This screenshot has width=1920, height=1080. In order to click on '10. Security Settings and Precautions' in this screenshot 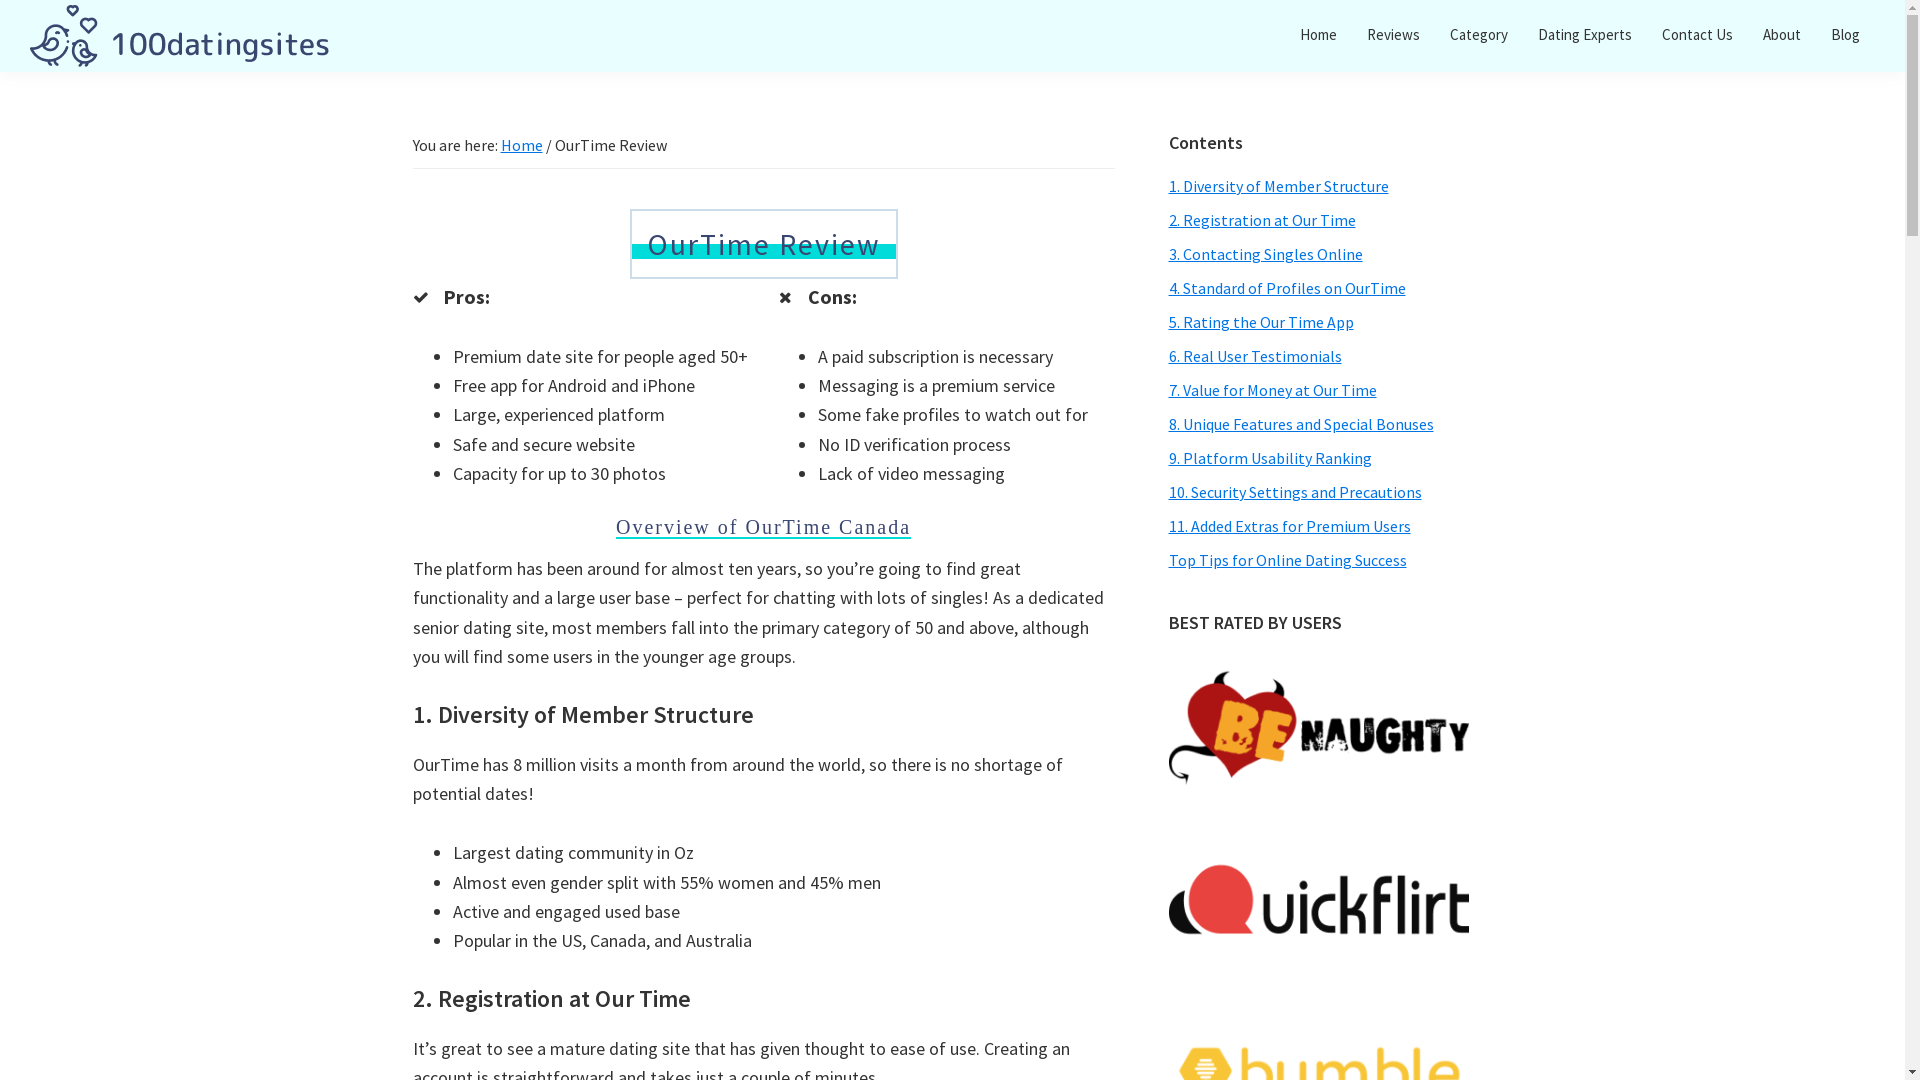, I will do `click(1294, 492)`.